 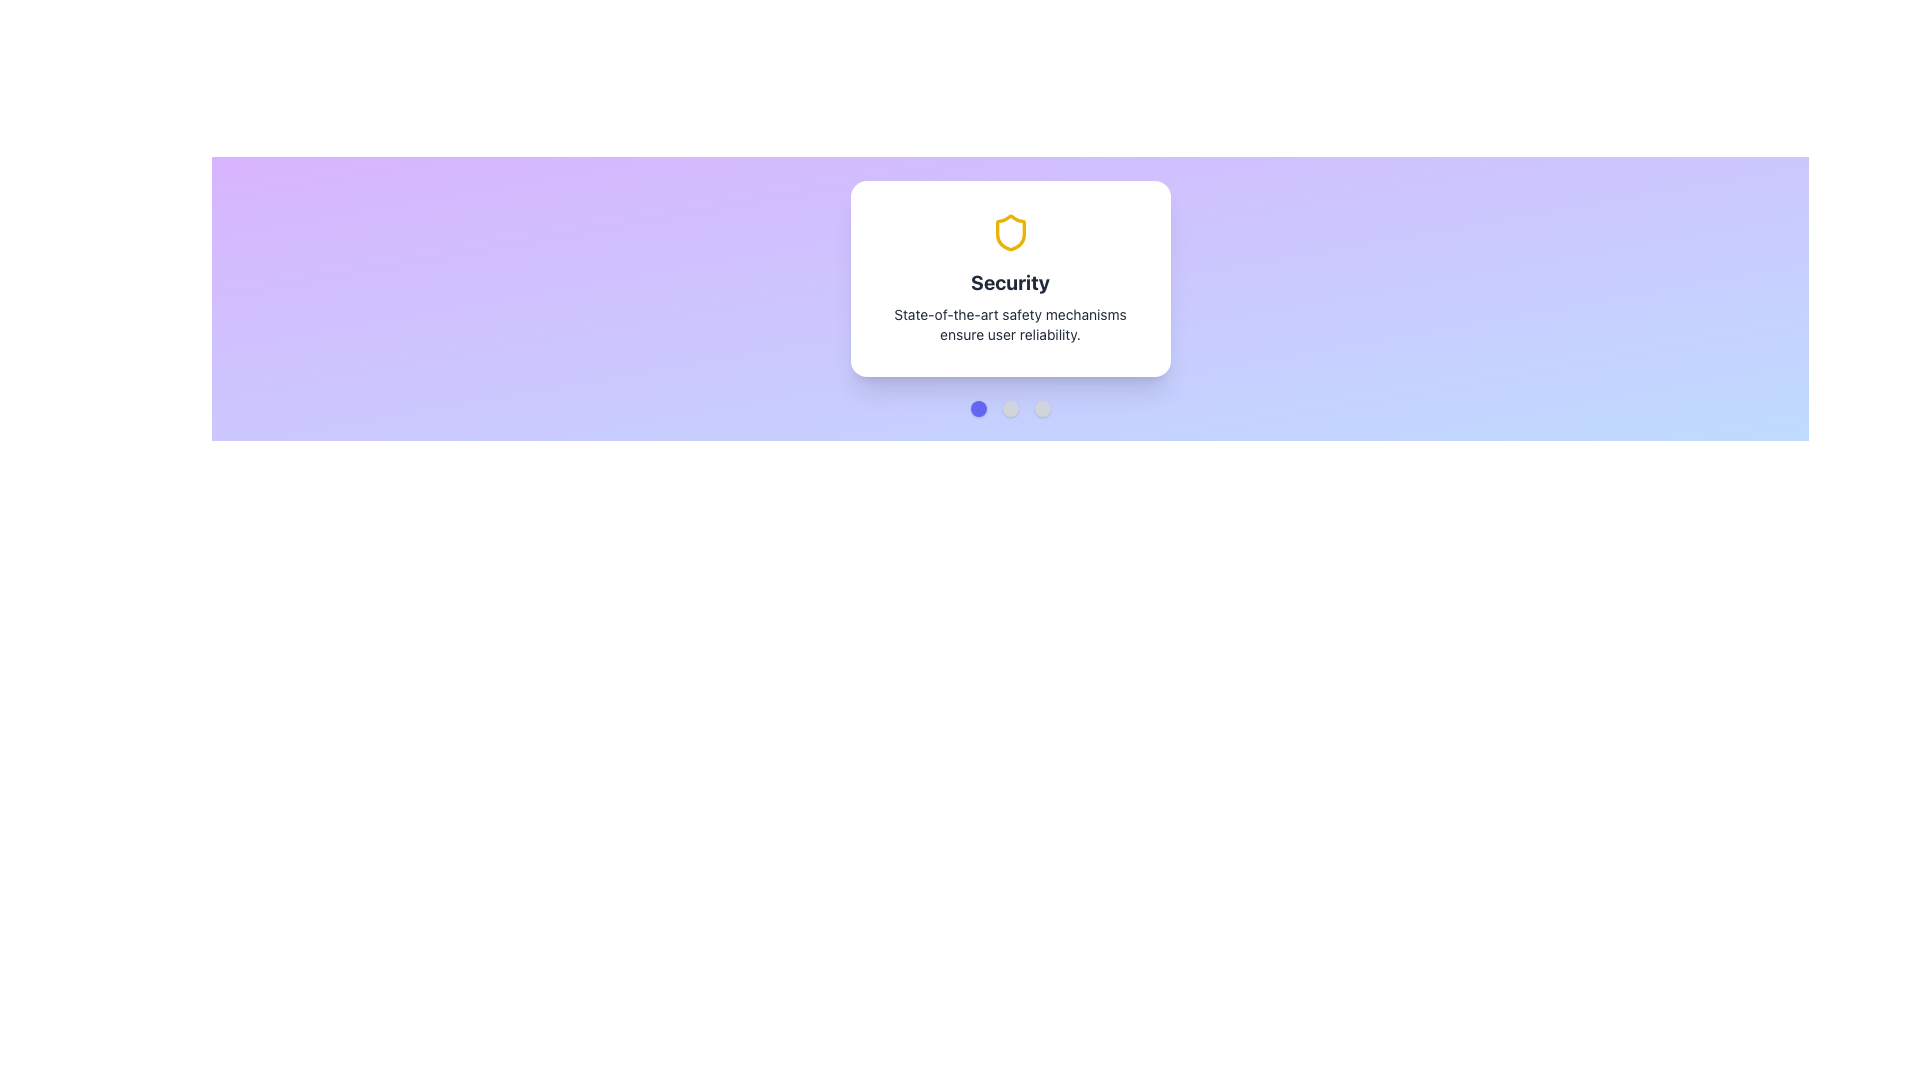 I want to click on the shield icon, which is yellow and outlined, located at the top of the card element with the word 'Security' below it, so click(x=1010, y=231).